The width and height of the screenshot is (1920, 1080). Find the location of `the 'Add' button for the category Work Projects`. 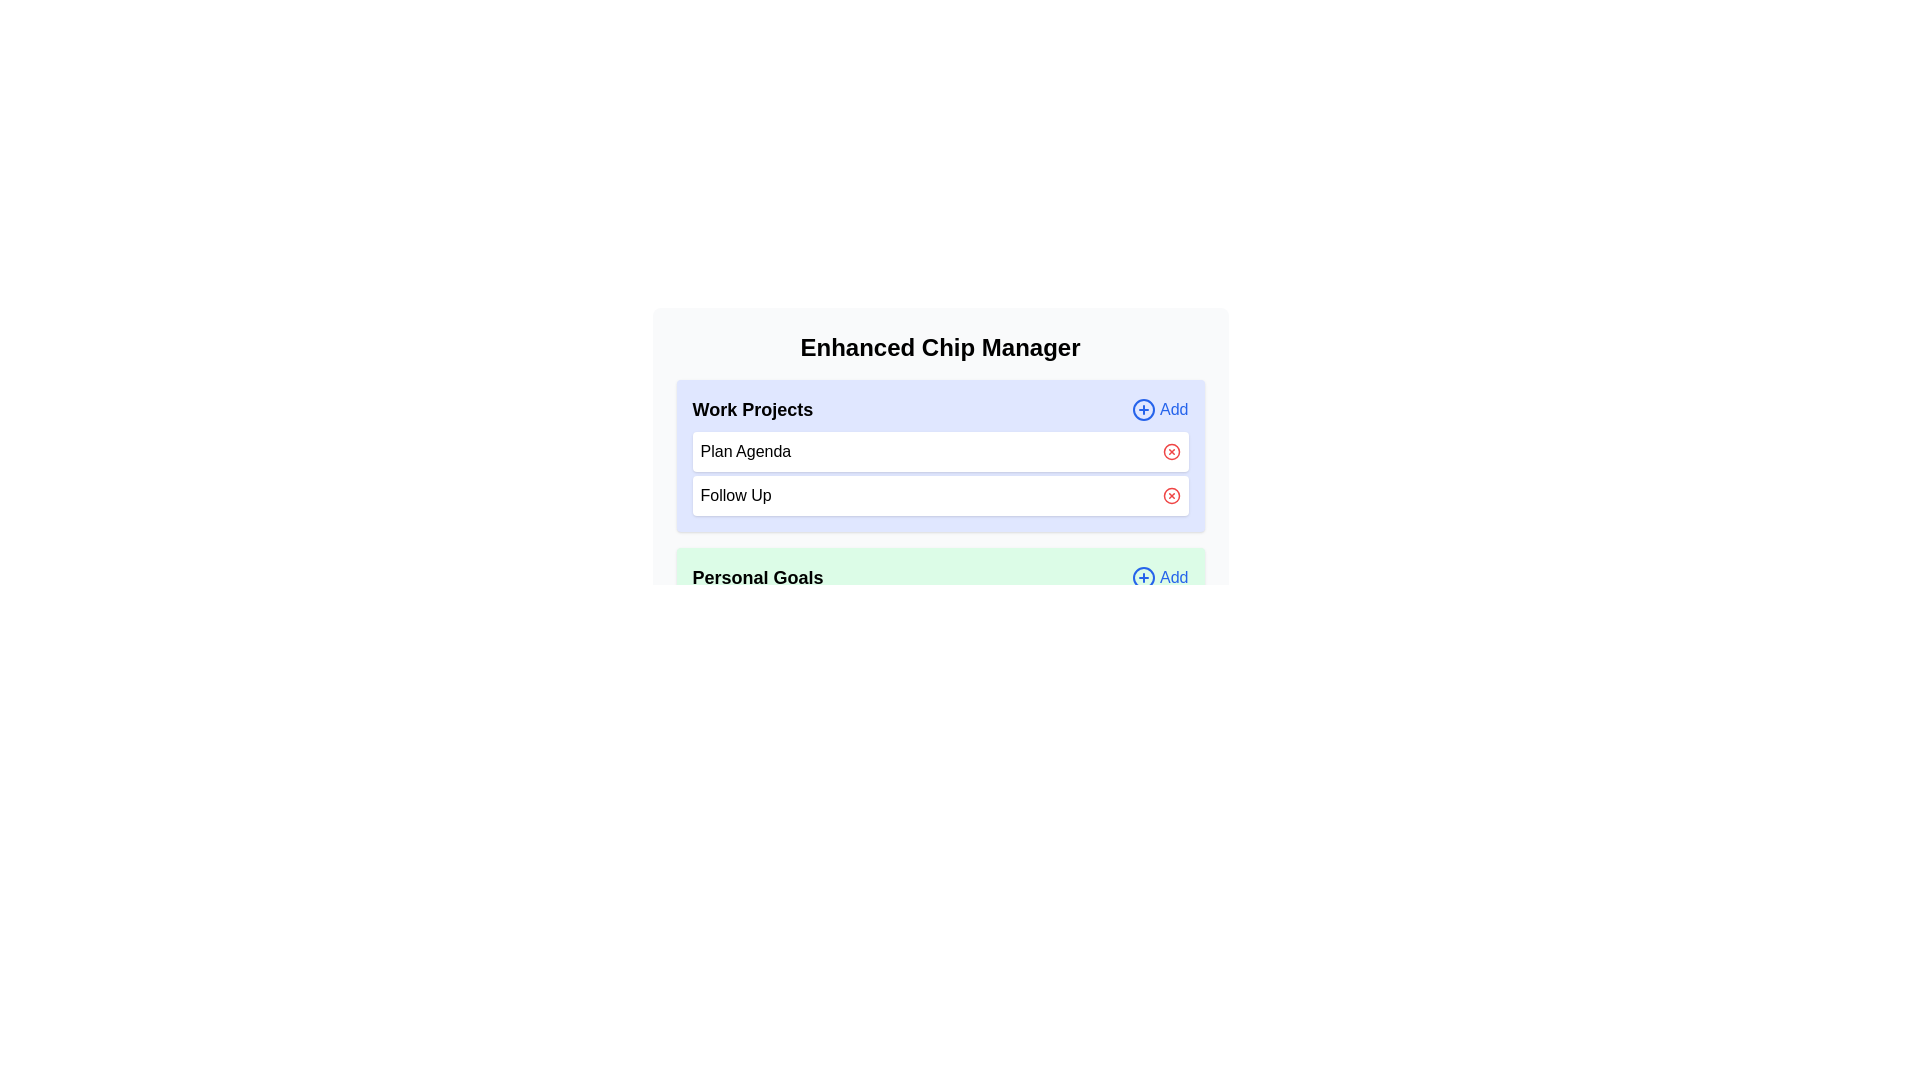

the 'Add' button for the category Work Projects is located at coordinates (1160, 408).